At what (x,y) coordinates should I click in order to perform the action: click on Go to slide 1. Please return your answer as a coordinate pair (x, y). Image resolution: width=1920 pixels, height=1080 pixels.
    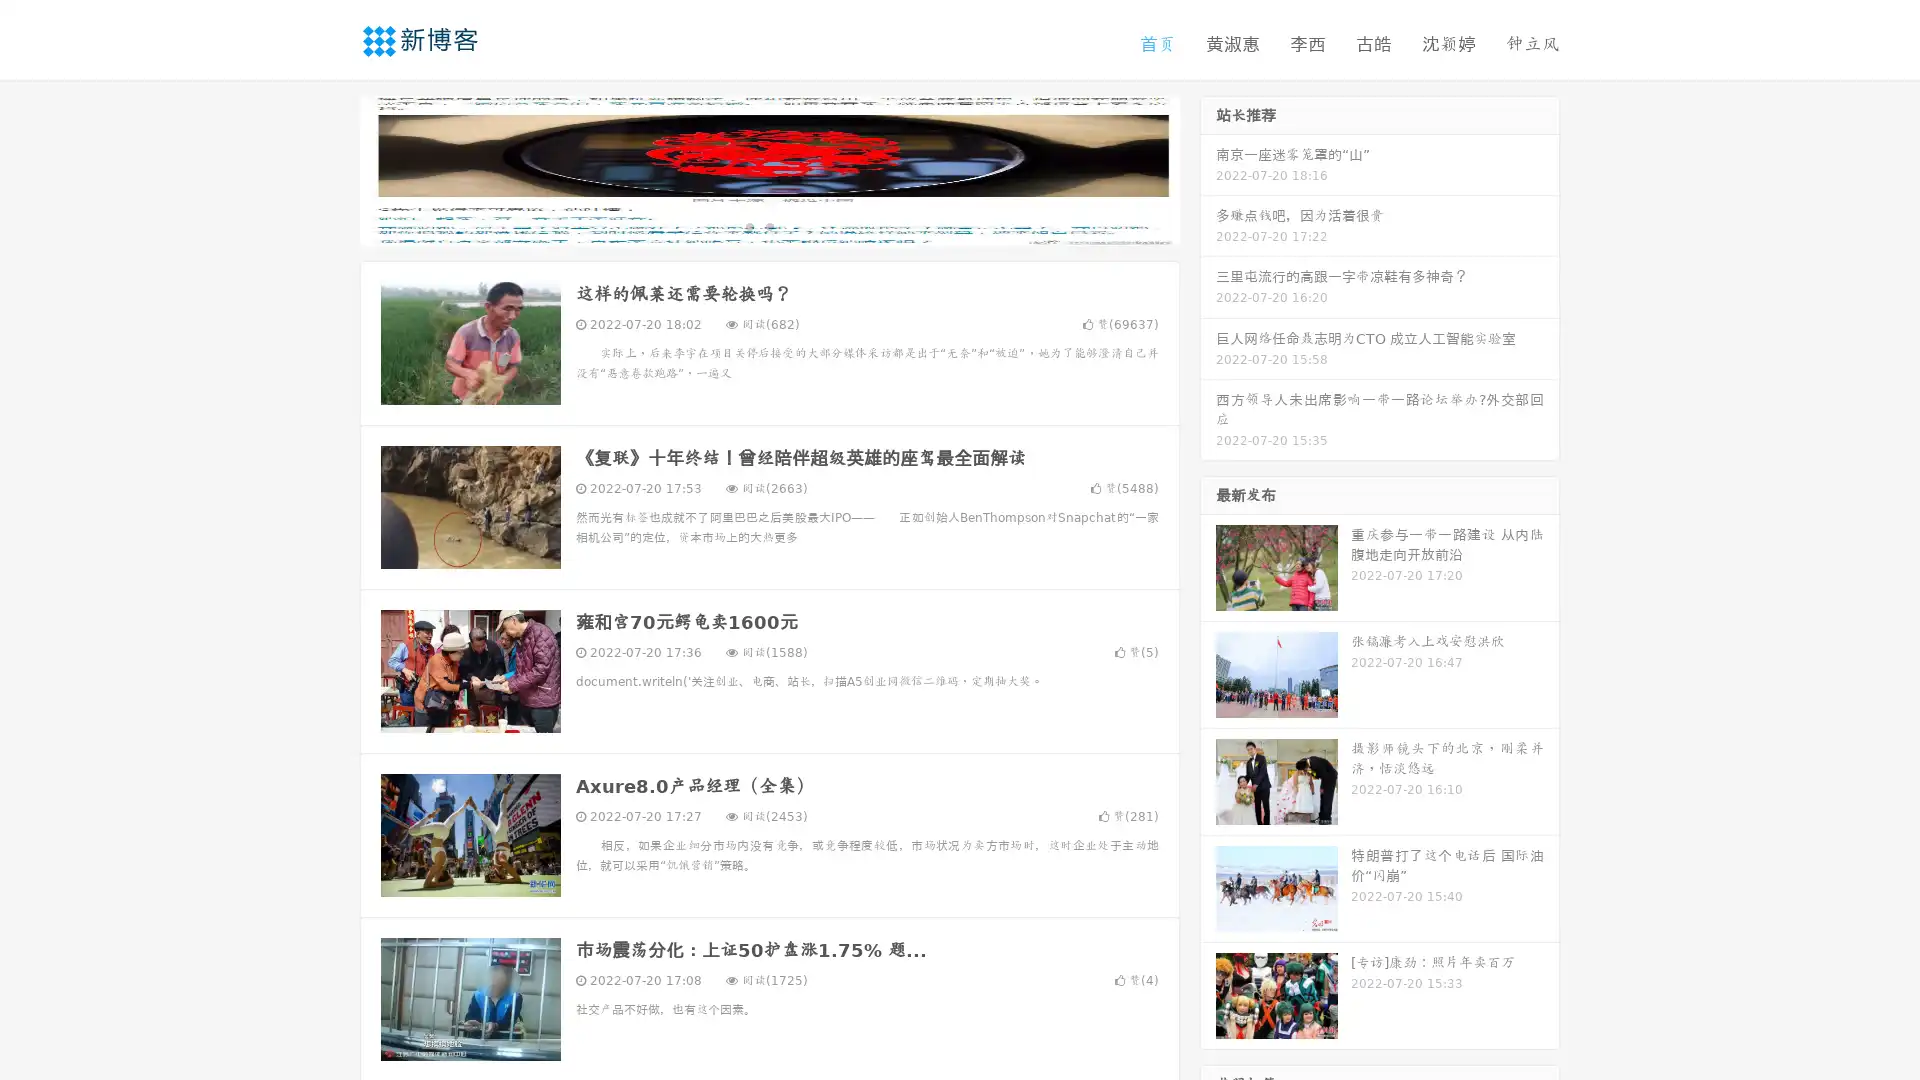
    Looking at the image, I should click on (748, 225).